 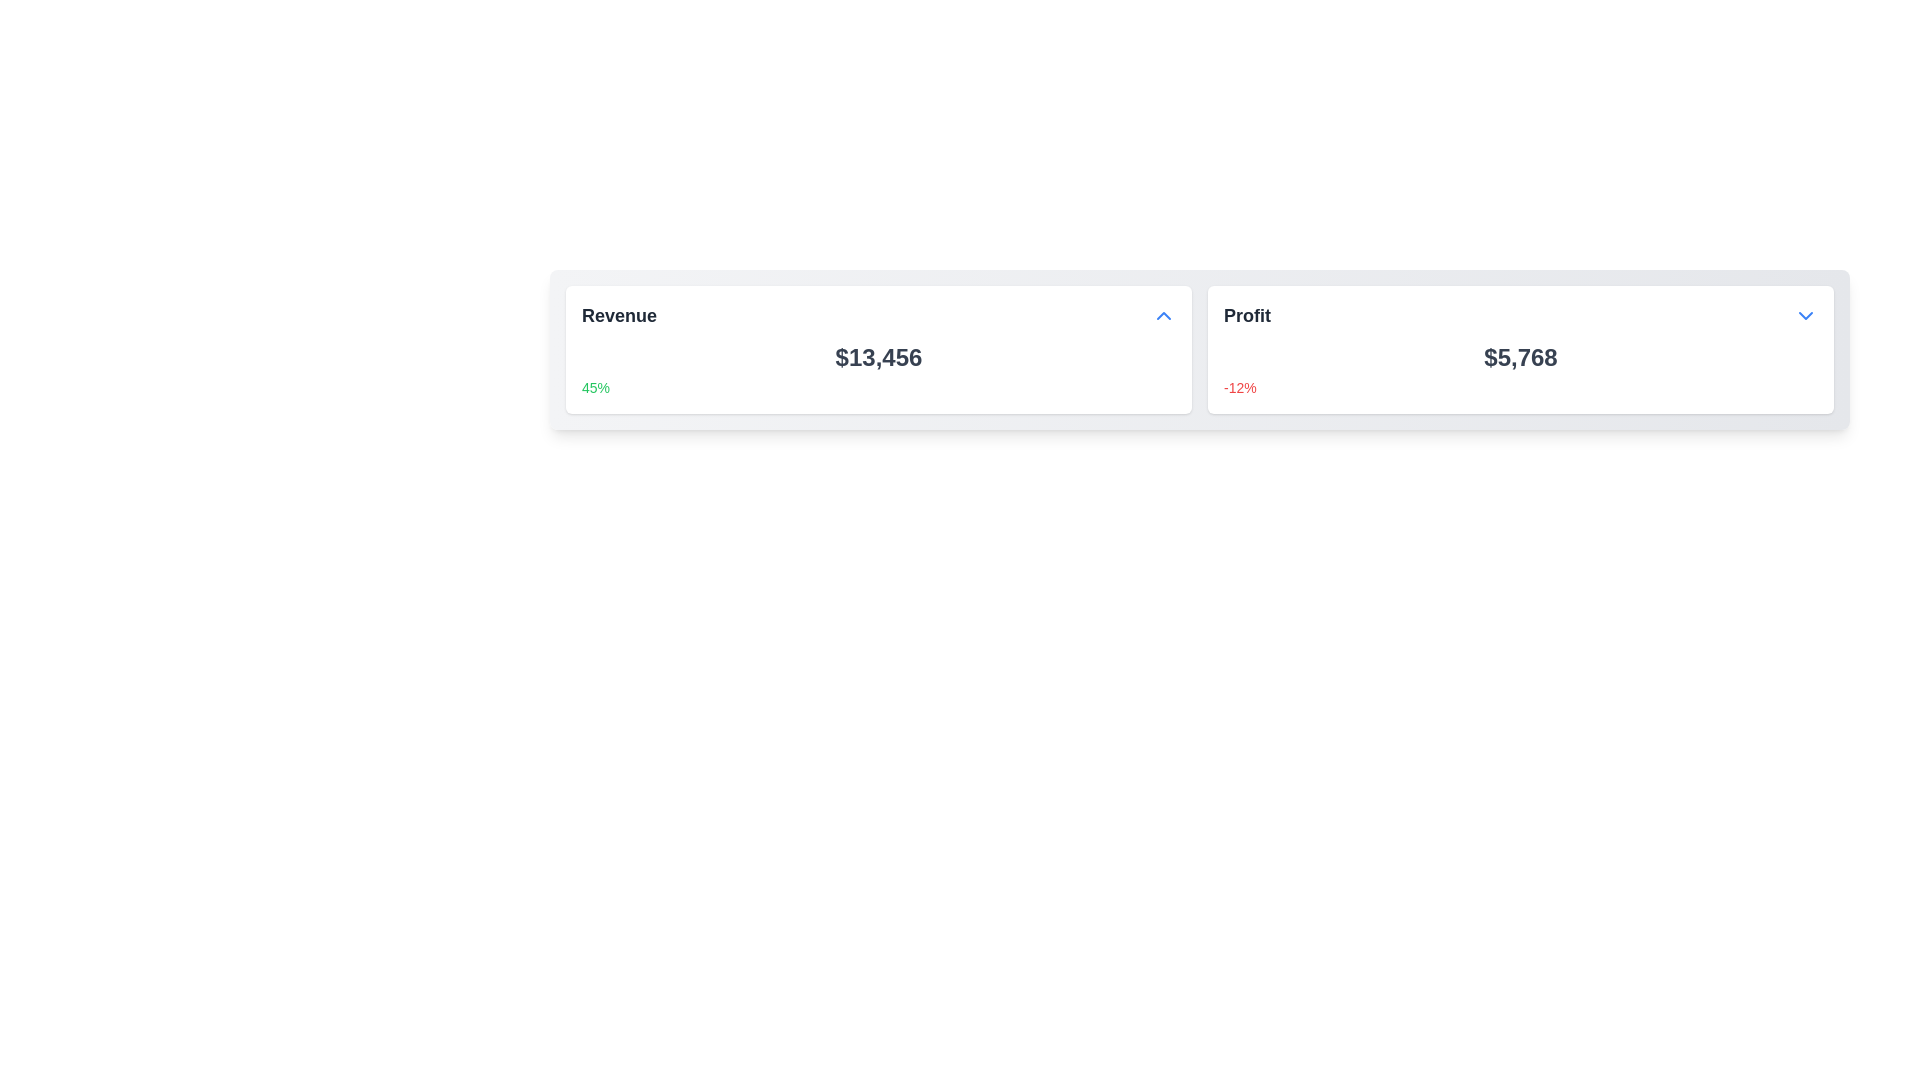 I want to click on the Static Text Display element that shows the numerical value '$5,768', located within a card below the title 'Profit' and above the percentage text '-12%', so click(x=1520, y=357).